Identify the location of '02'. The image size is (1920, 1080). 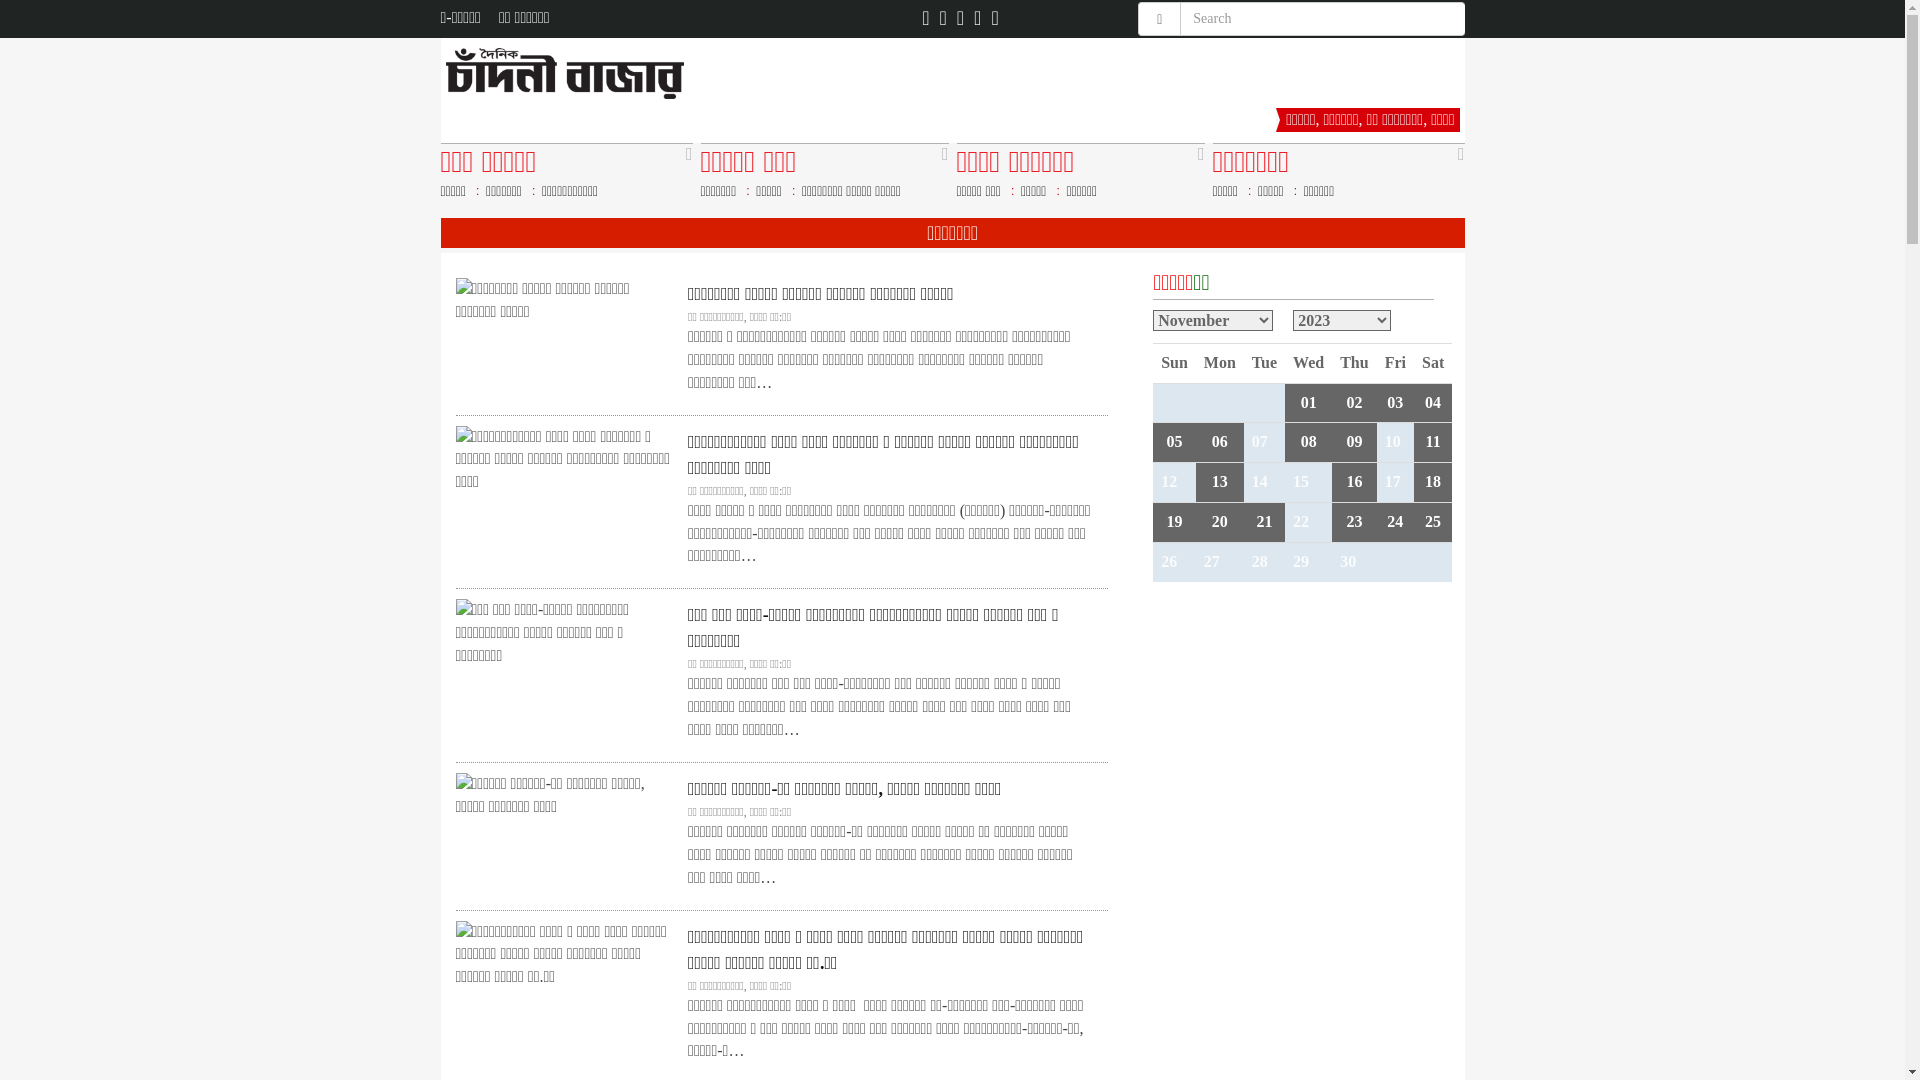
(1353, 402).